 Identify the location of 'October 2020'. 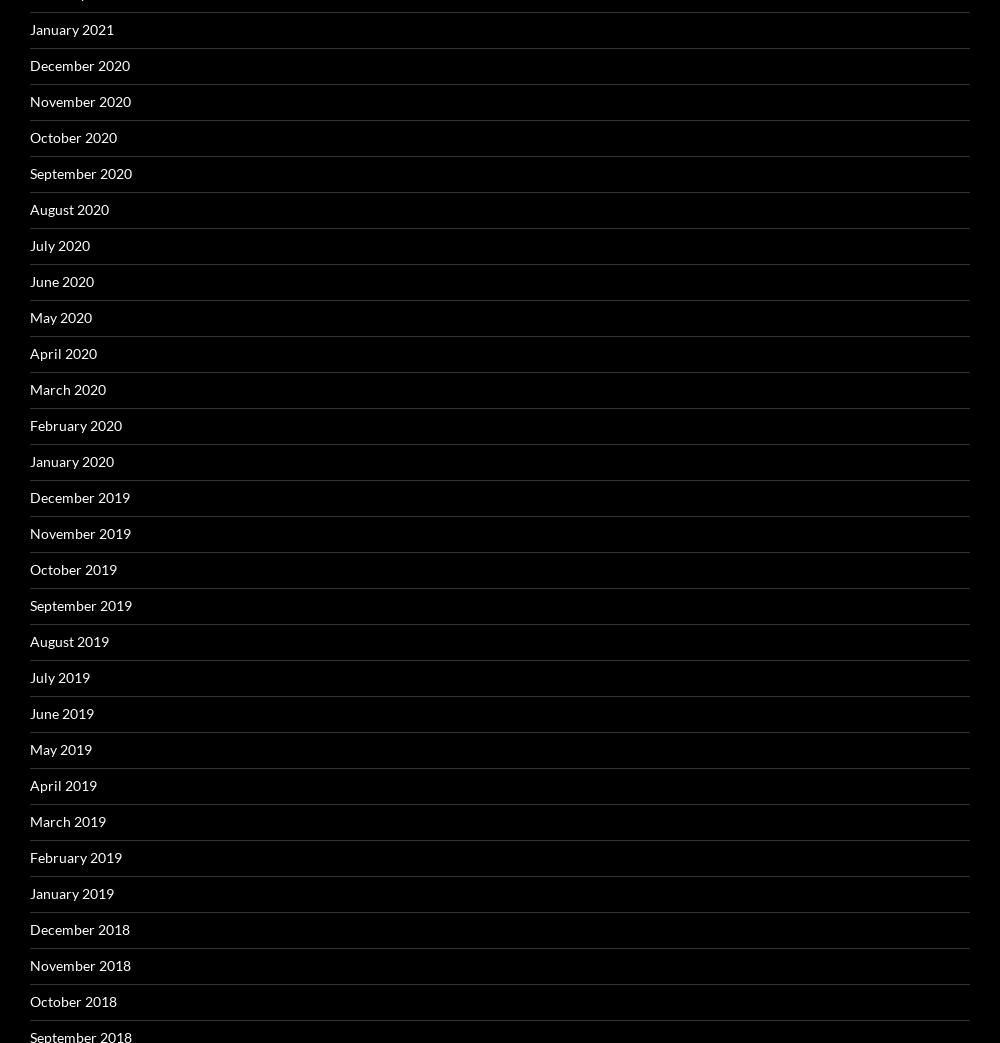
(72, 137).